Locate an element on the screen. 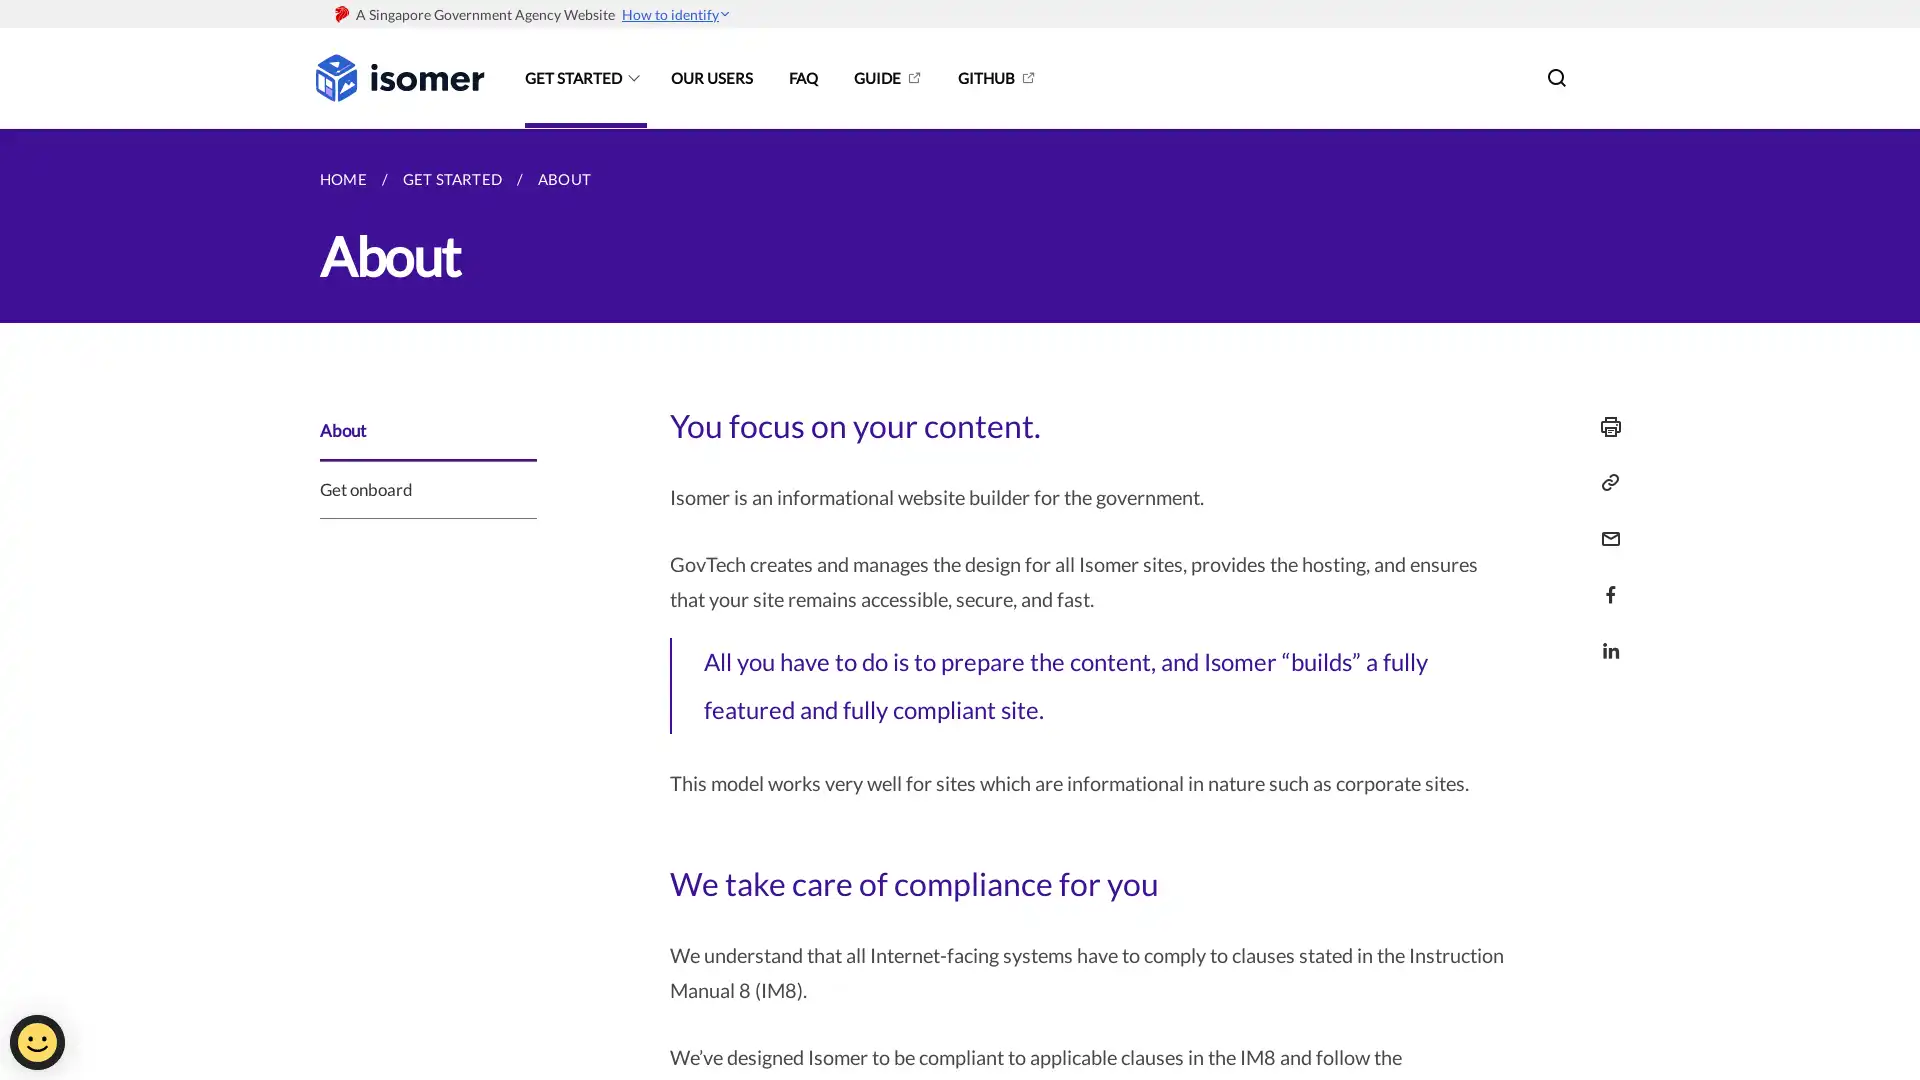 This screenshot has height=1080, width=1920. Copy Link is located at coordinates (1603, 482).